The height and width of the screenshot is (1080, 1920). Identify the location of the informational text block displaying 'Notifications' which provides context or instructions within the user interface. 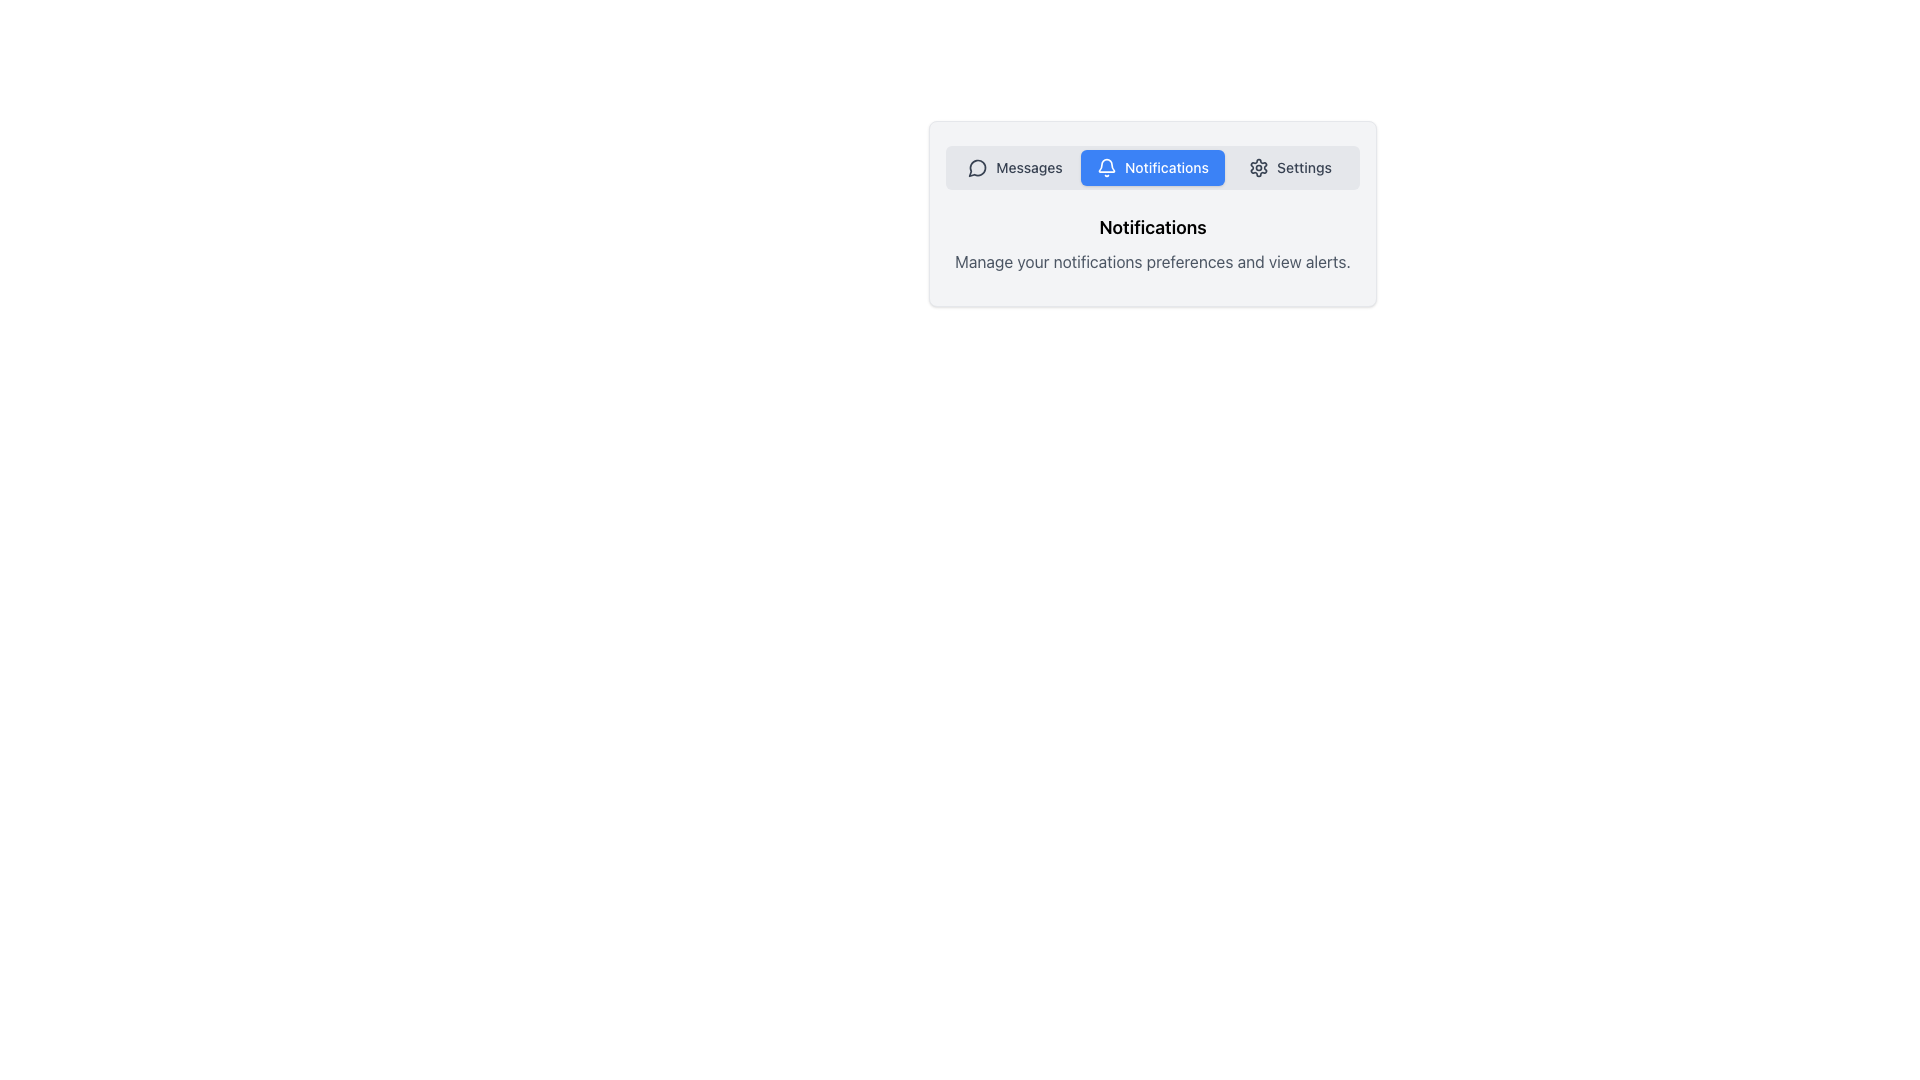
(1152, 242).